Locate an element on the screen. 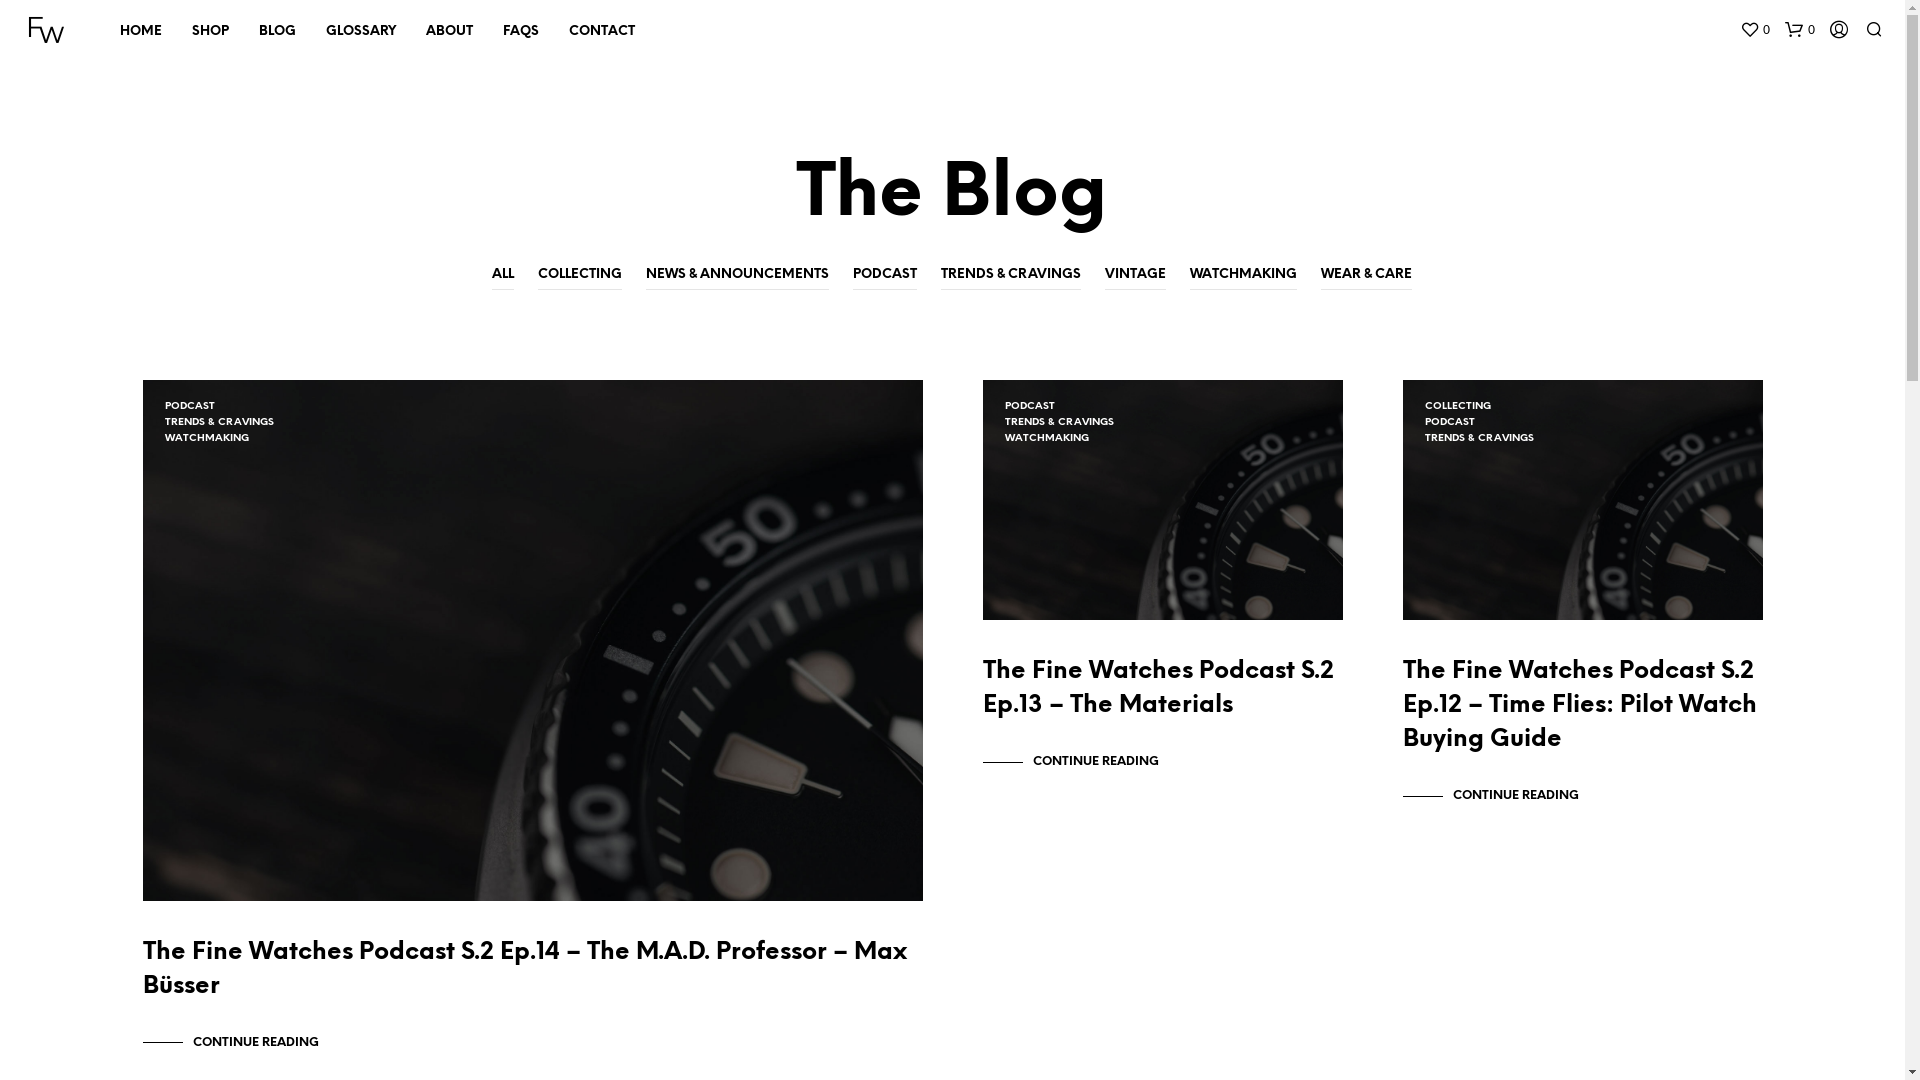 This screenshot has width=1920, height=1080. 'WEAR & CARE' is located at coordinates (1365, 275).